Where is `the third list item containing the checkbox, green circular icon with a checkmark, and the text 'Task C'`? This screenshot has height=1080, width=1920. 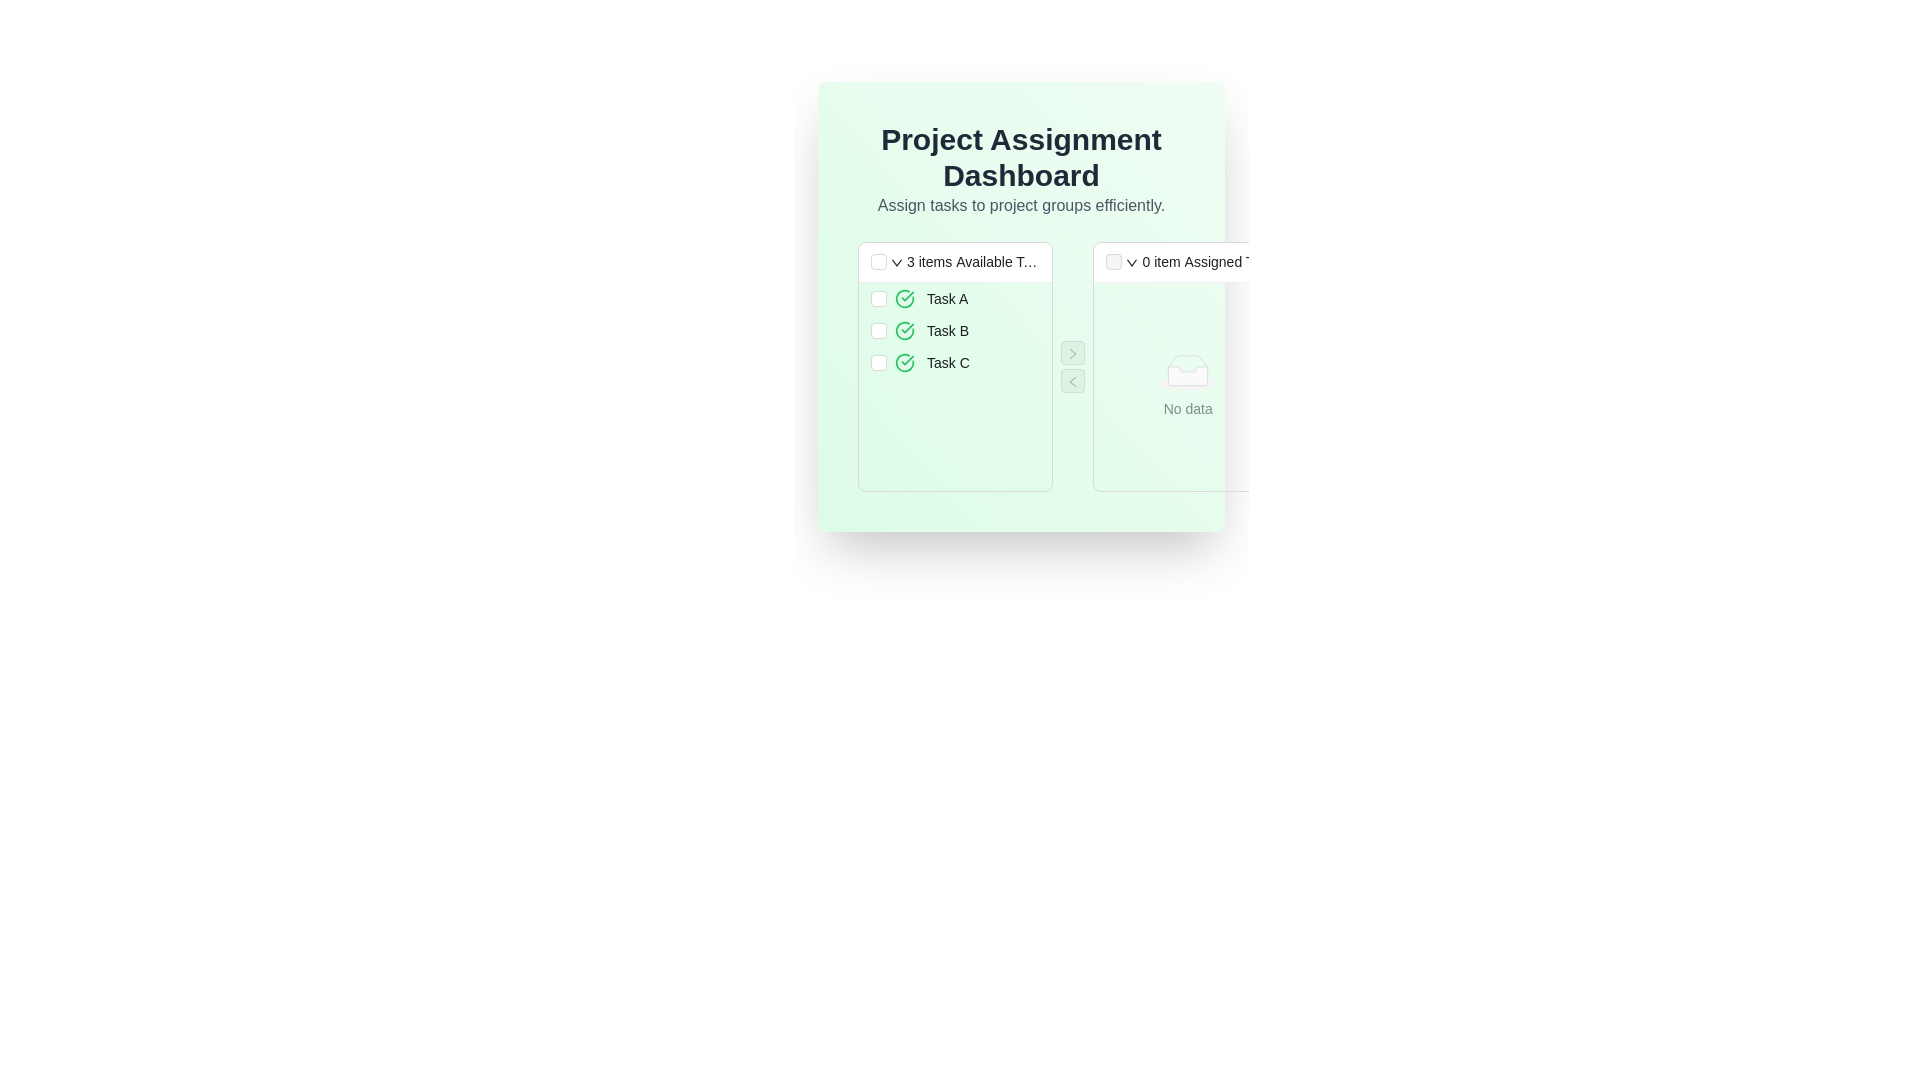
the third list item containing the checkbox, green circular icon with a checkmark, and the text 'Task C' is located at coordinates (954, 362).